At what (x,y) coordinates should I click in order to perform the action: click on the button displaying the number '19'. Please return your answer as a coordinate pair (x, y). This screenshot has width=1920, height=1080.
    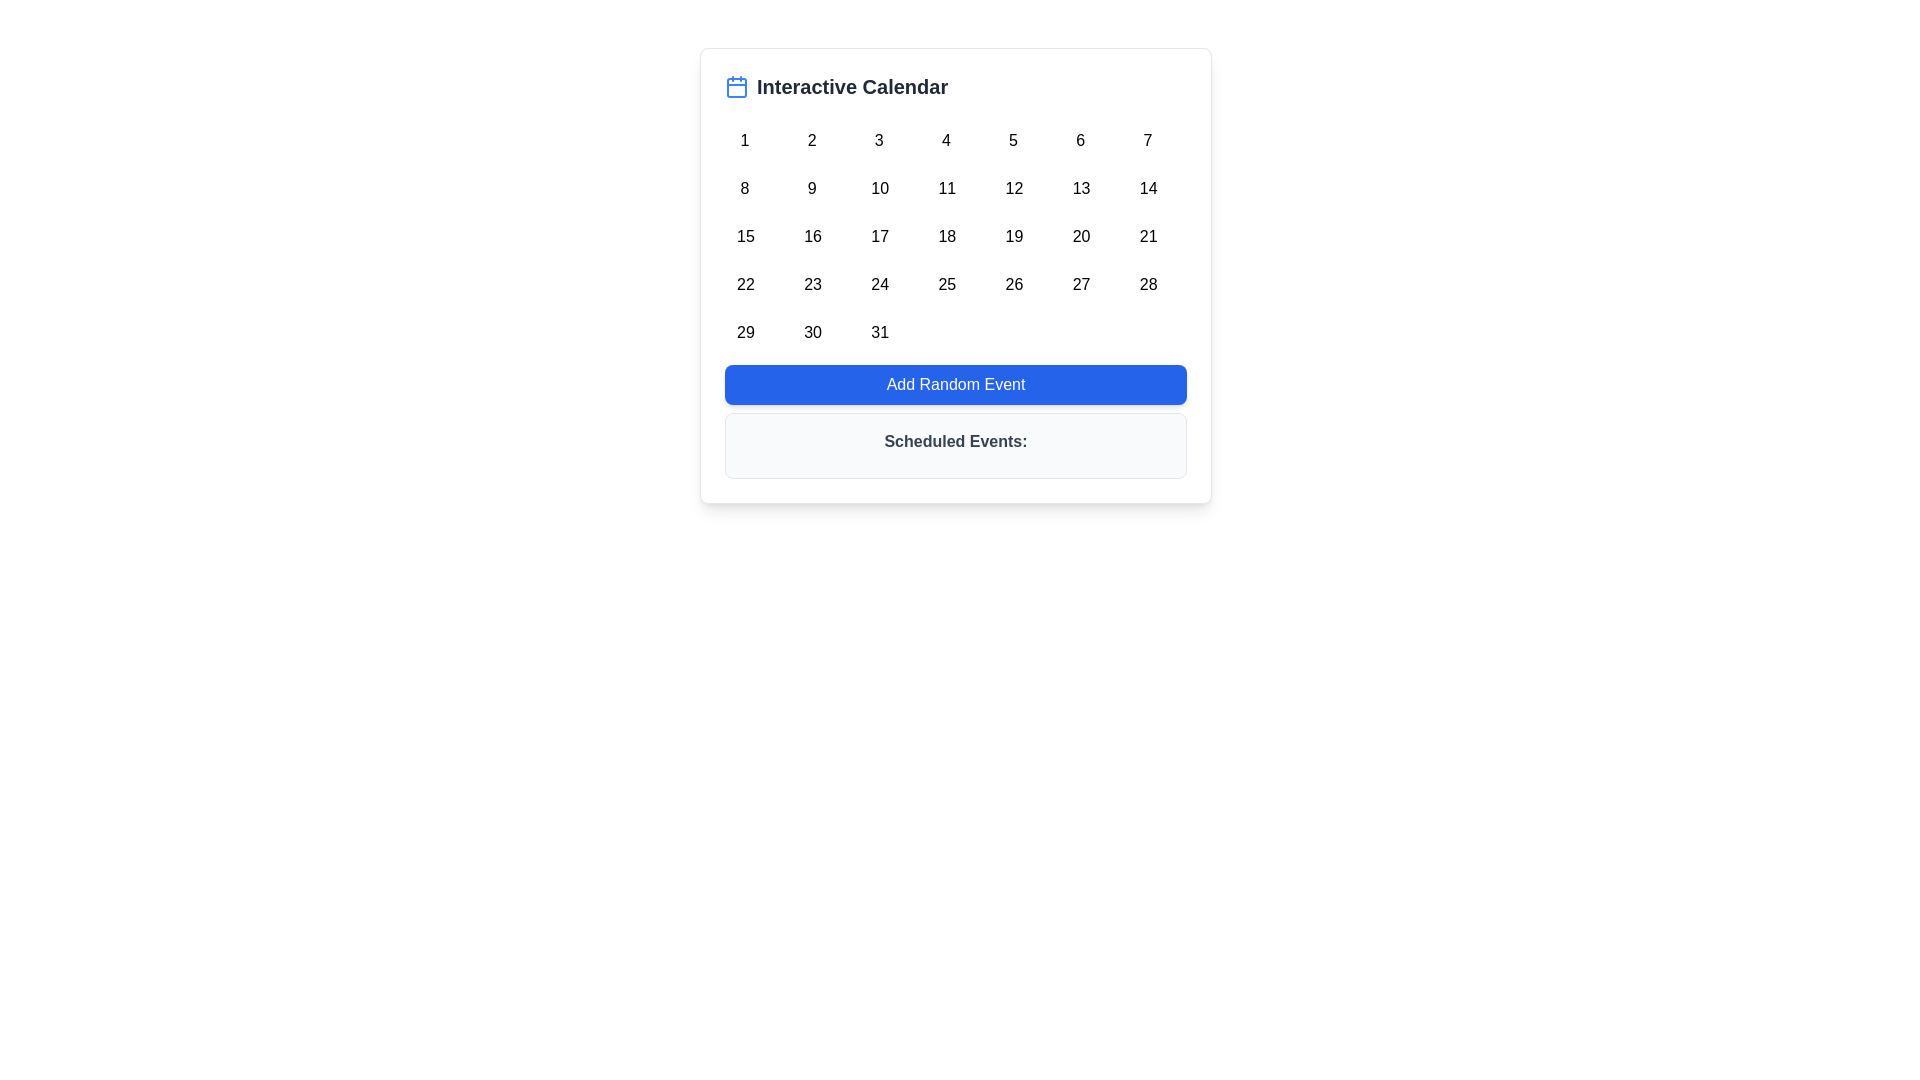
    Looking at the image, I should click on (1013, 231).